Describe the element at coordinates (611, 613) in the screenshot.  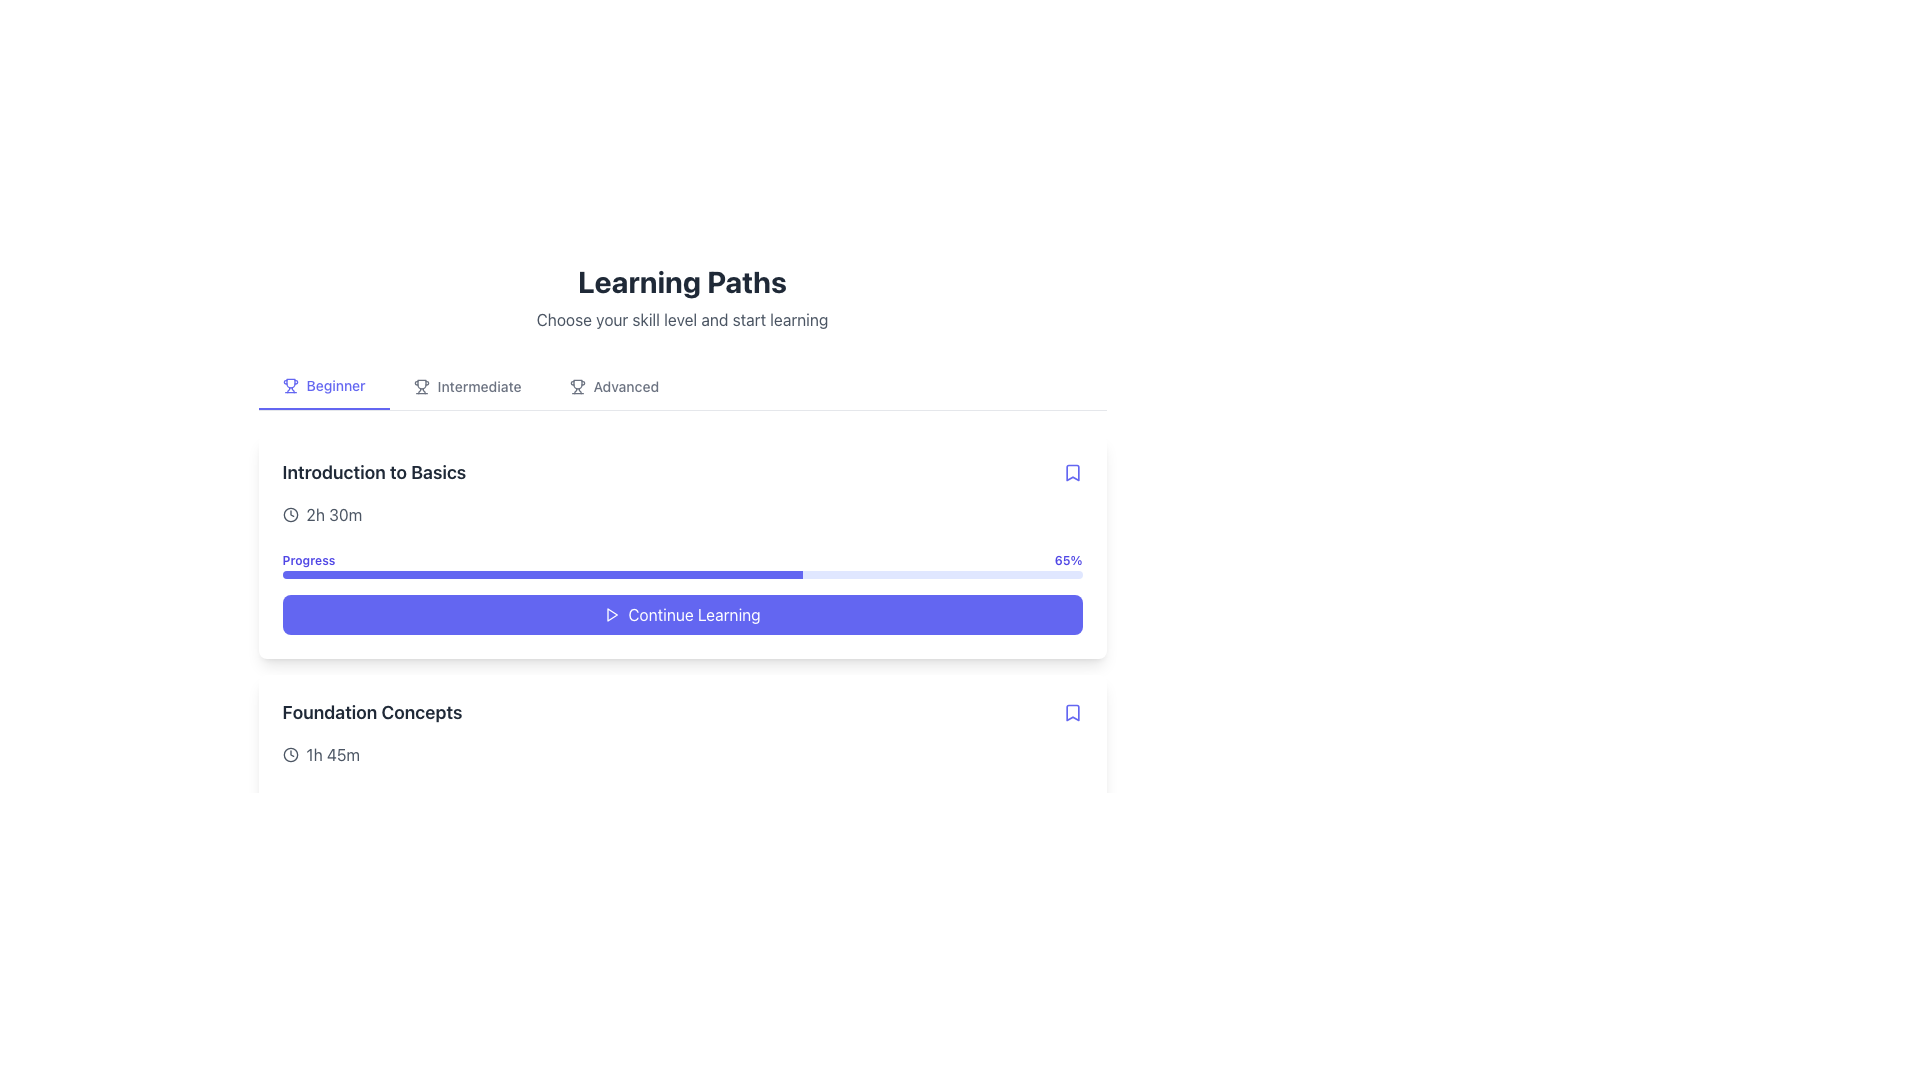
I see `the 'Continue Learning' button located at the bottom of the 'Introduction to Basics' section card, identified by its left-side decorative icon` at that location.